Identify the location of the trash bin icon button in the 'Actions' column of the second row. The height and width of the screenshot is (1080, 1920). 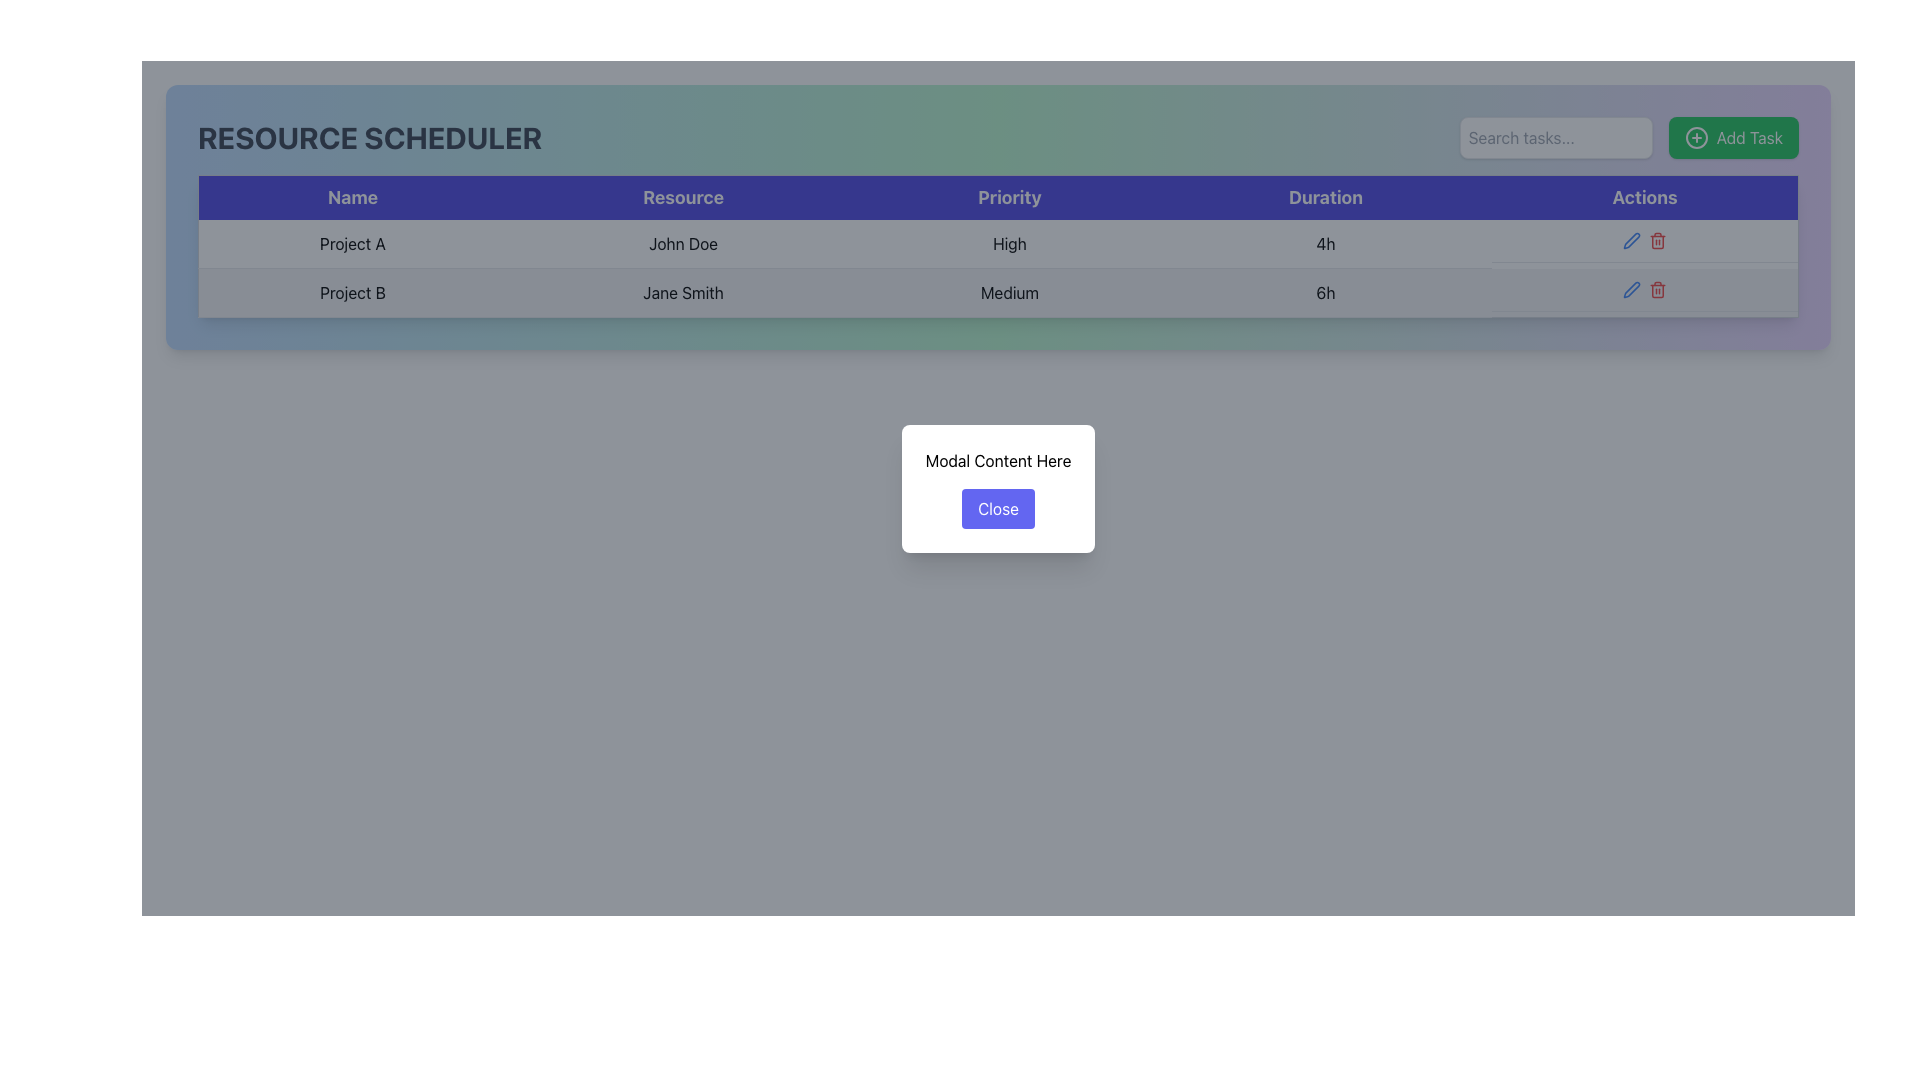
(1658, 239).